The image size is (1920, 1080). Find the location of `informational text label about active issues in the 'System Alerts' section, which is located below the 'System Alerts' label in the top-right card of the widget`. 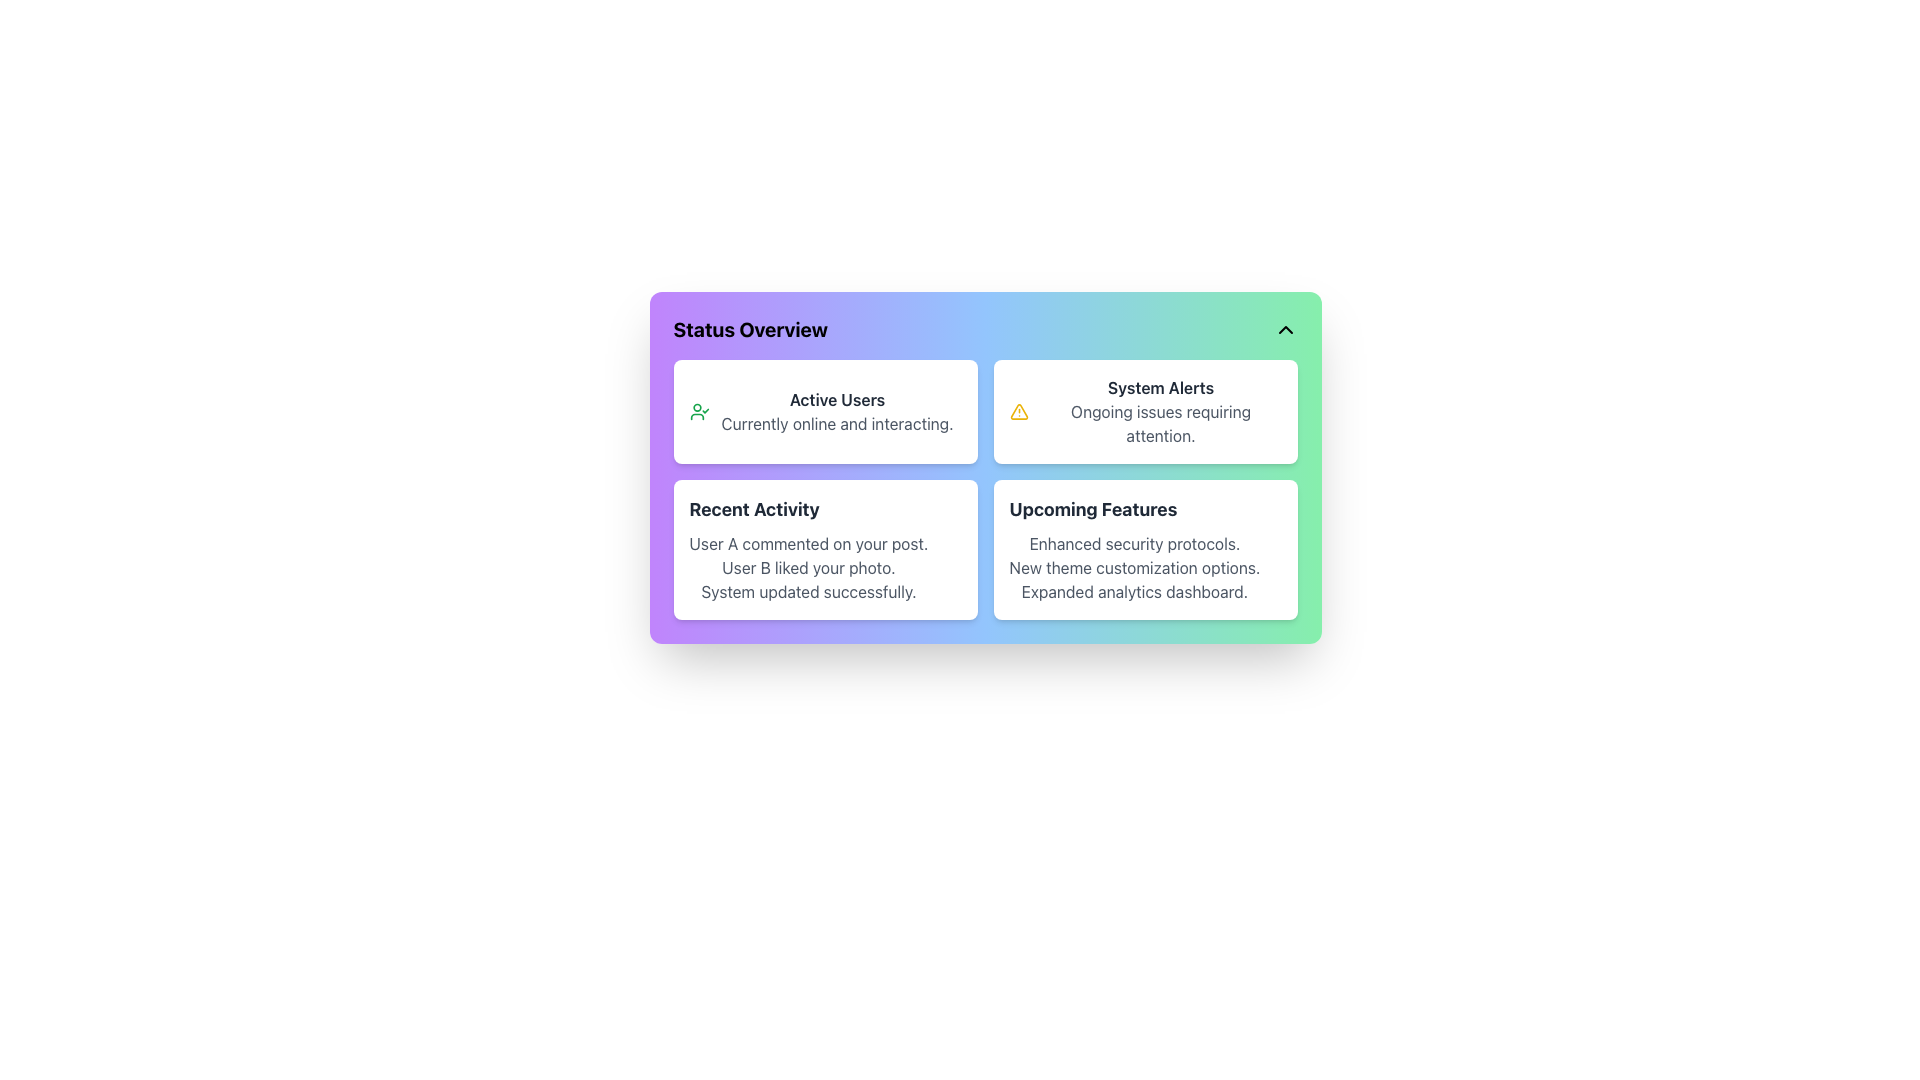

informational text label about active issues in the 'System Alerts' section, which is located below the 'System Alerts' label in the top-right card of the widget is located at coordinates (1161, 423).